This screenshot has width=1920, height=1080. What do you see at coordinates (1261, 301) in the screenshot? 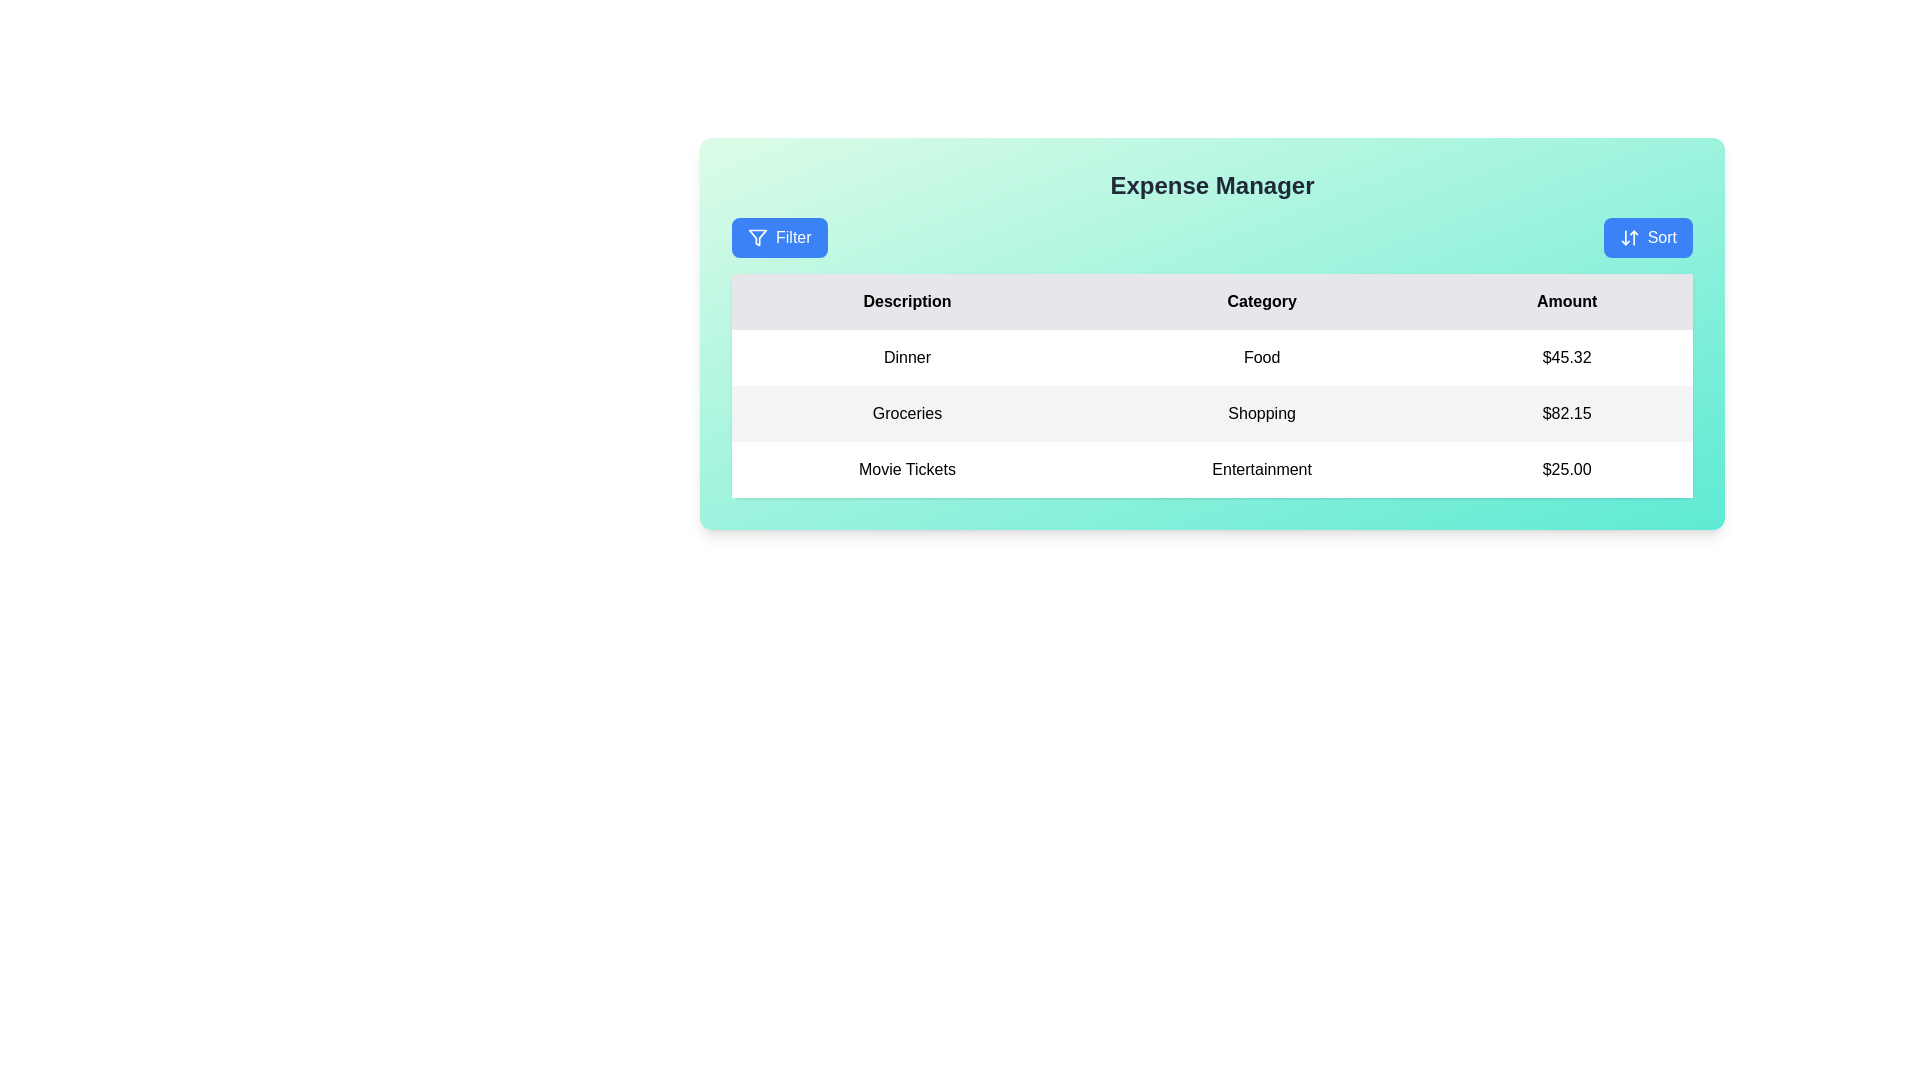
I see `the 'Category' text label element, which is the second column header in a table row, labeled with black font on a light gray background` at bounding box center [1261, 301].